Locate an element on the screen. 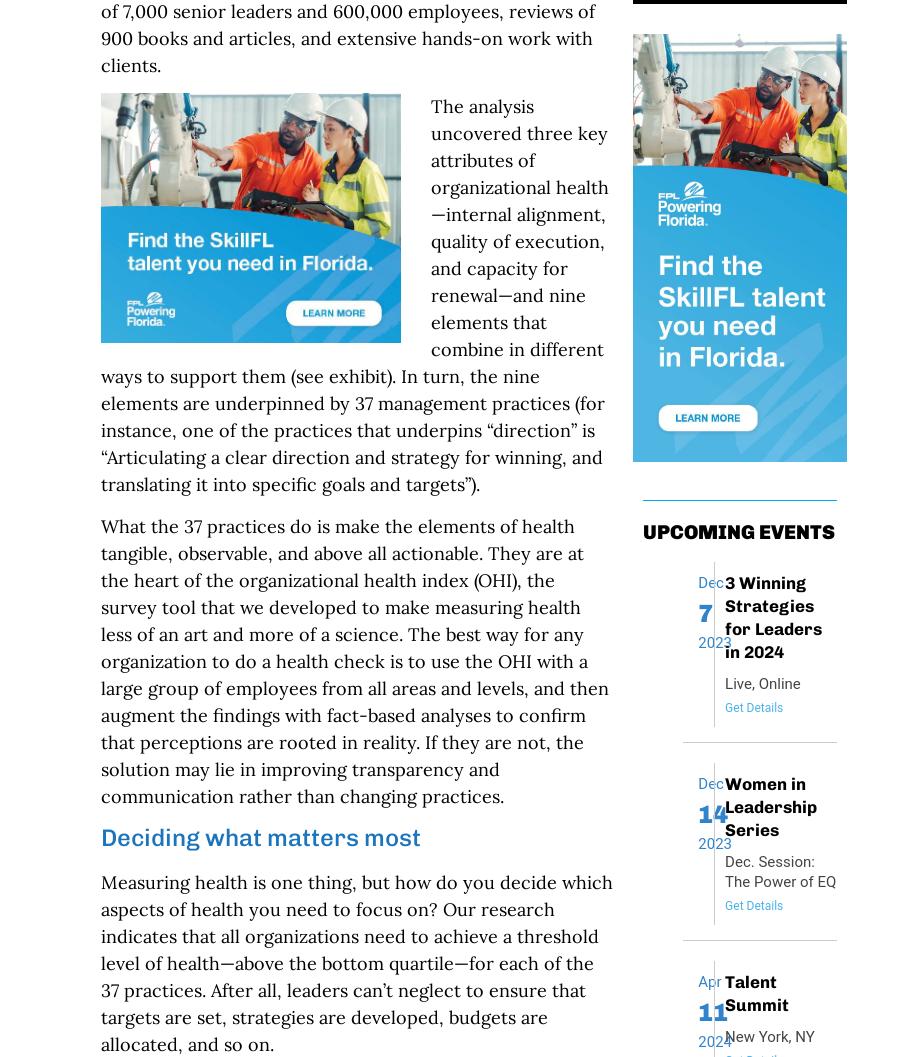 This screenshot has width=900, height=1057. 'Measuring health is one thing, but how do you decide which aspects of health you need to focus on? Our research indicates that all organizations need to achieve a threshold level of health—above the bottom quartile—for each of the 37 practices. After all, leaders can’t neglect to ensure that targets are set, strategies are developed, budgets are allocated, and so on.' is located at coordinates (356, 962).